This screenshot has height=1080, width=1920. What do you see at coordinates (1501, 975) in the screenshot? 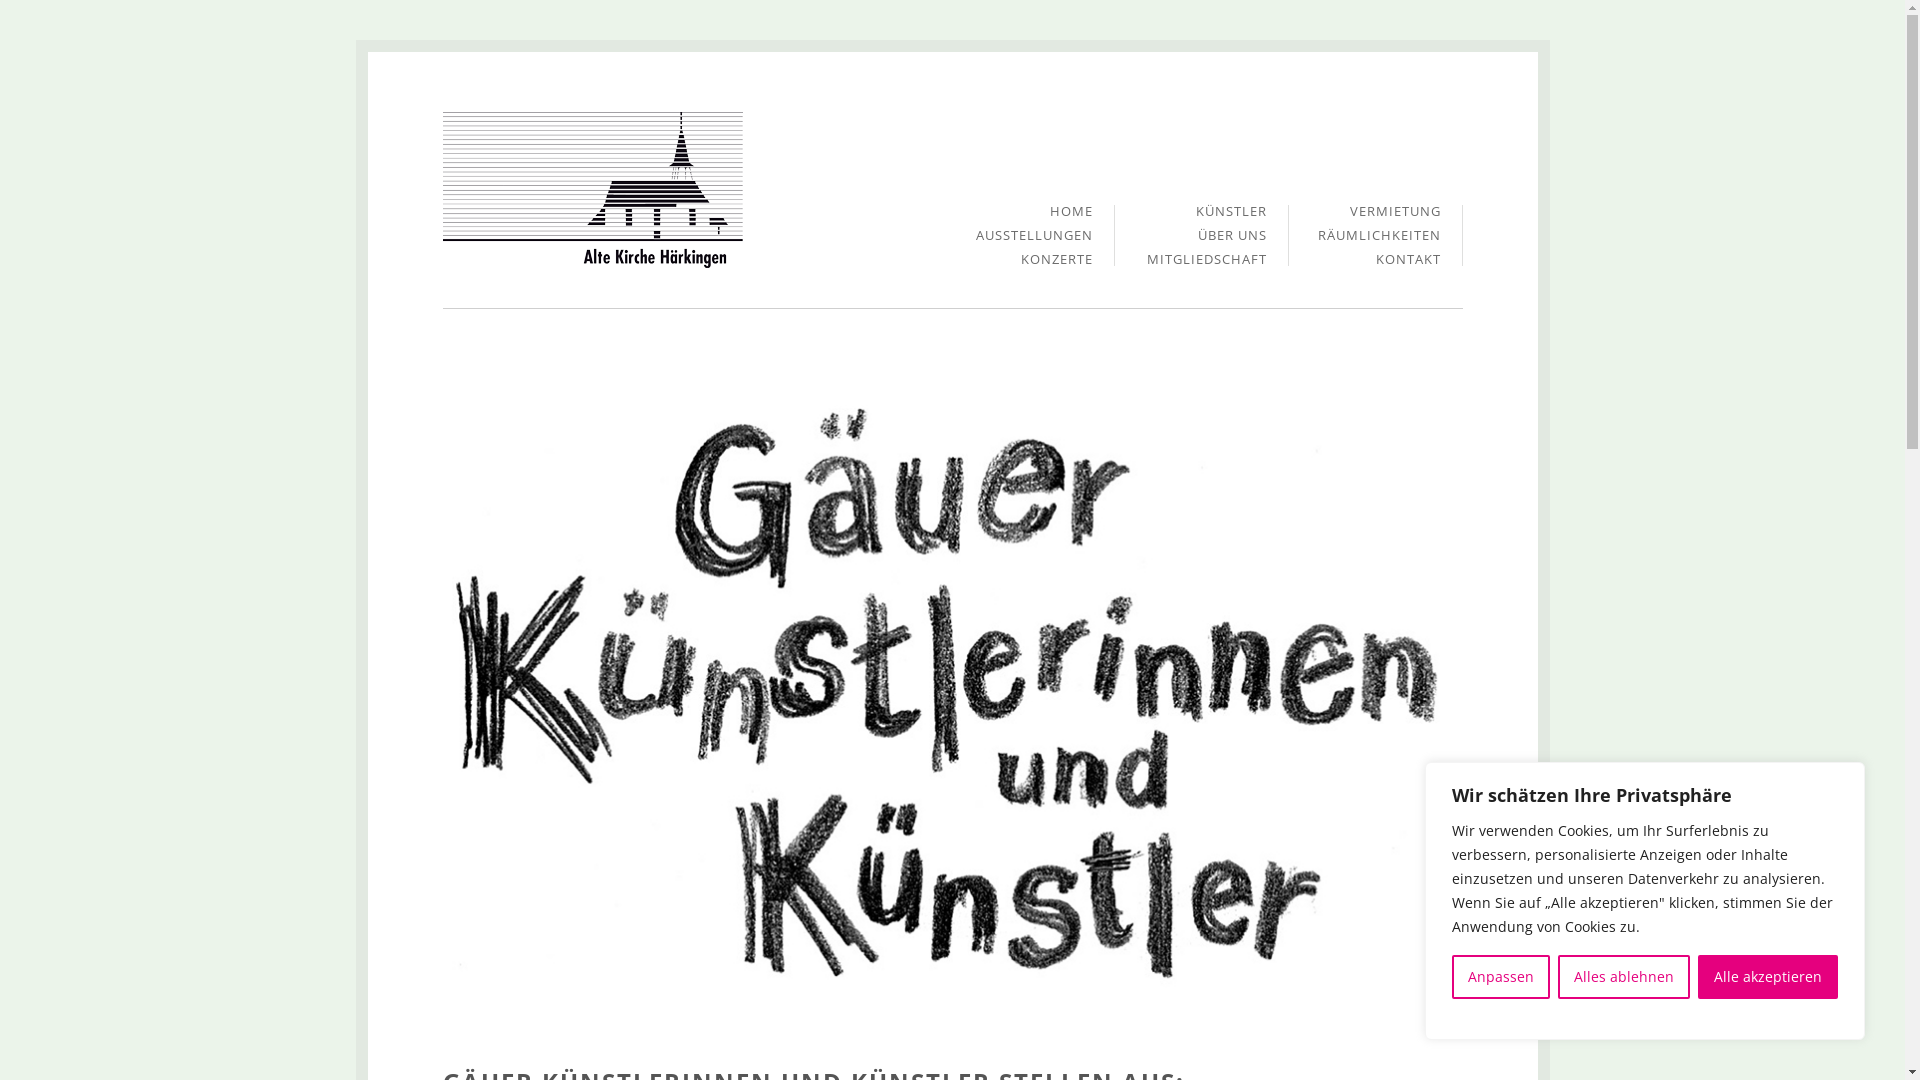
I see `'Anpassen'` at bounding box center [1501, 975].